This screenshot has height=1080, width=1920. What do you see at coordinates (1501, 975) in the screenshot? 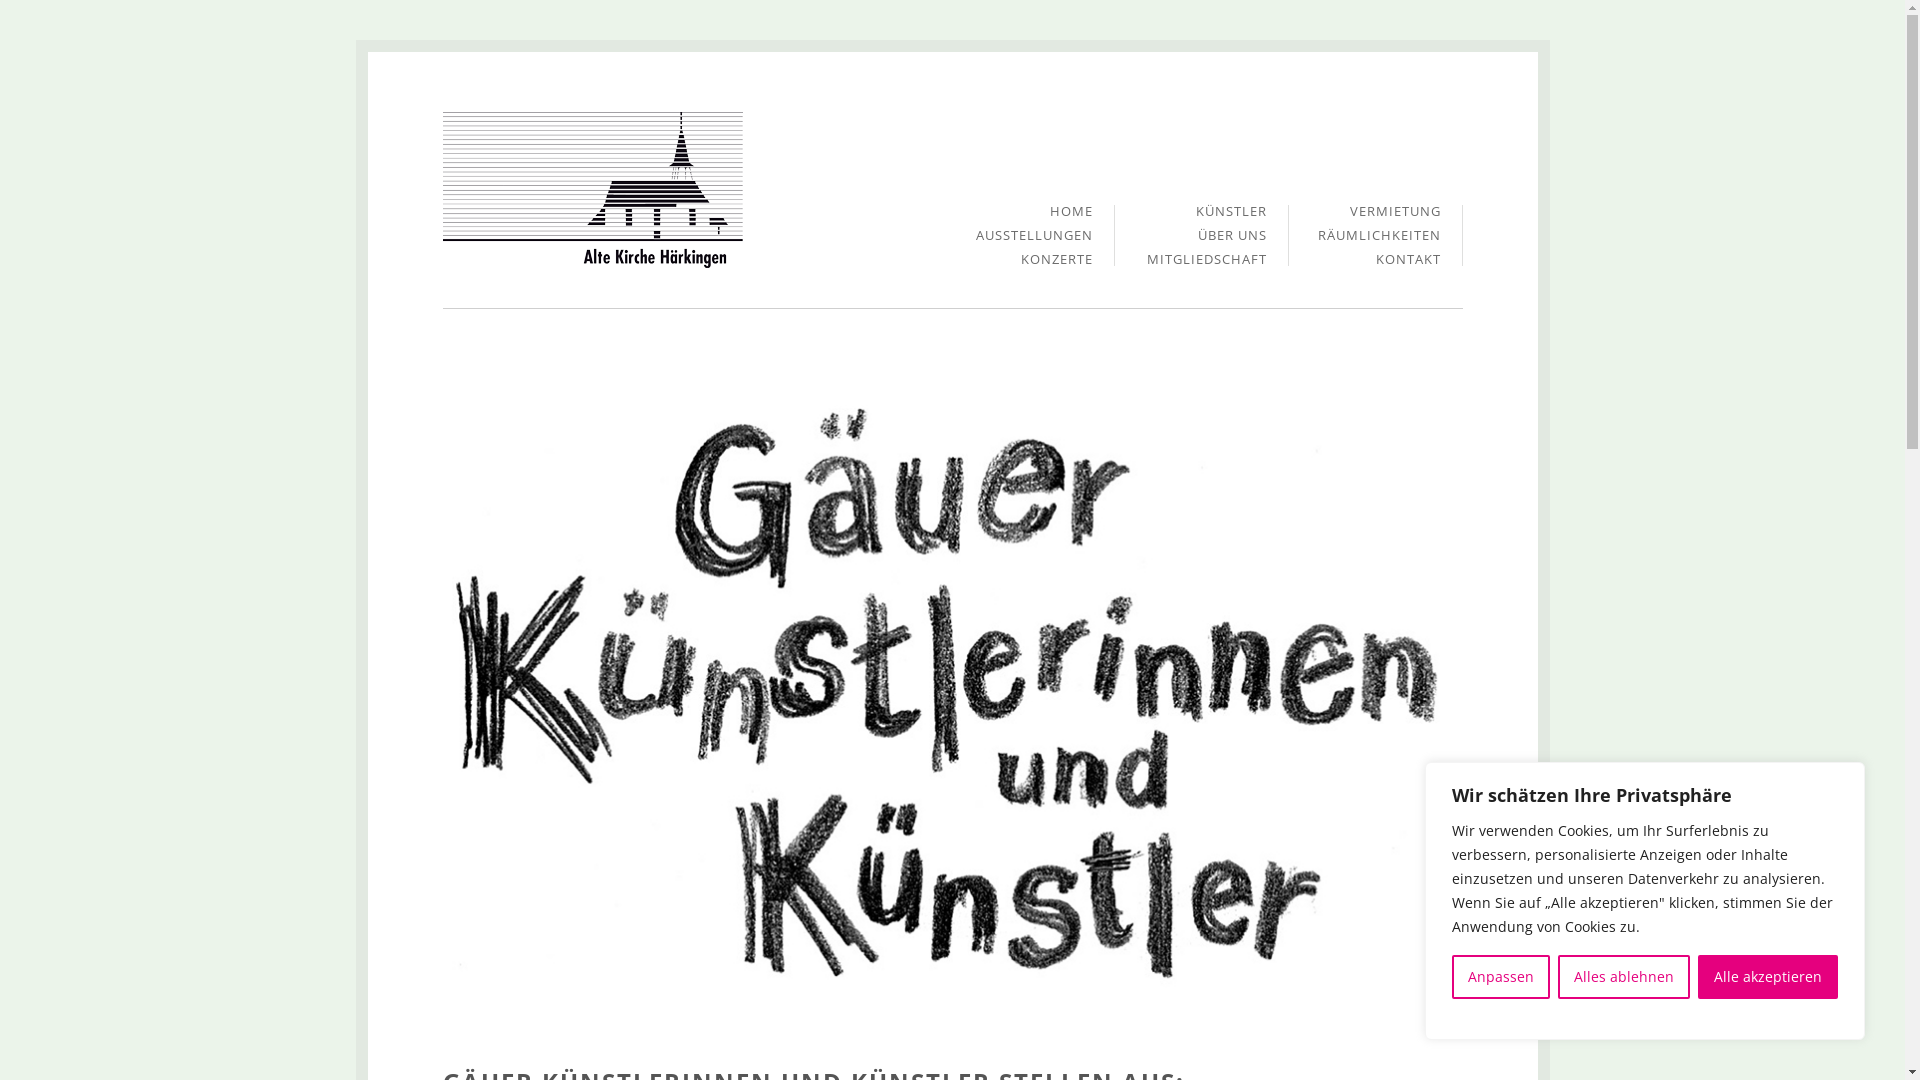
I see `'Anpassen'` at bounding box center [1501, 975].